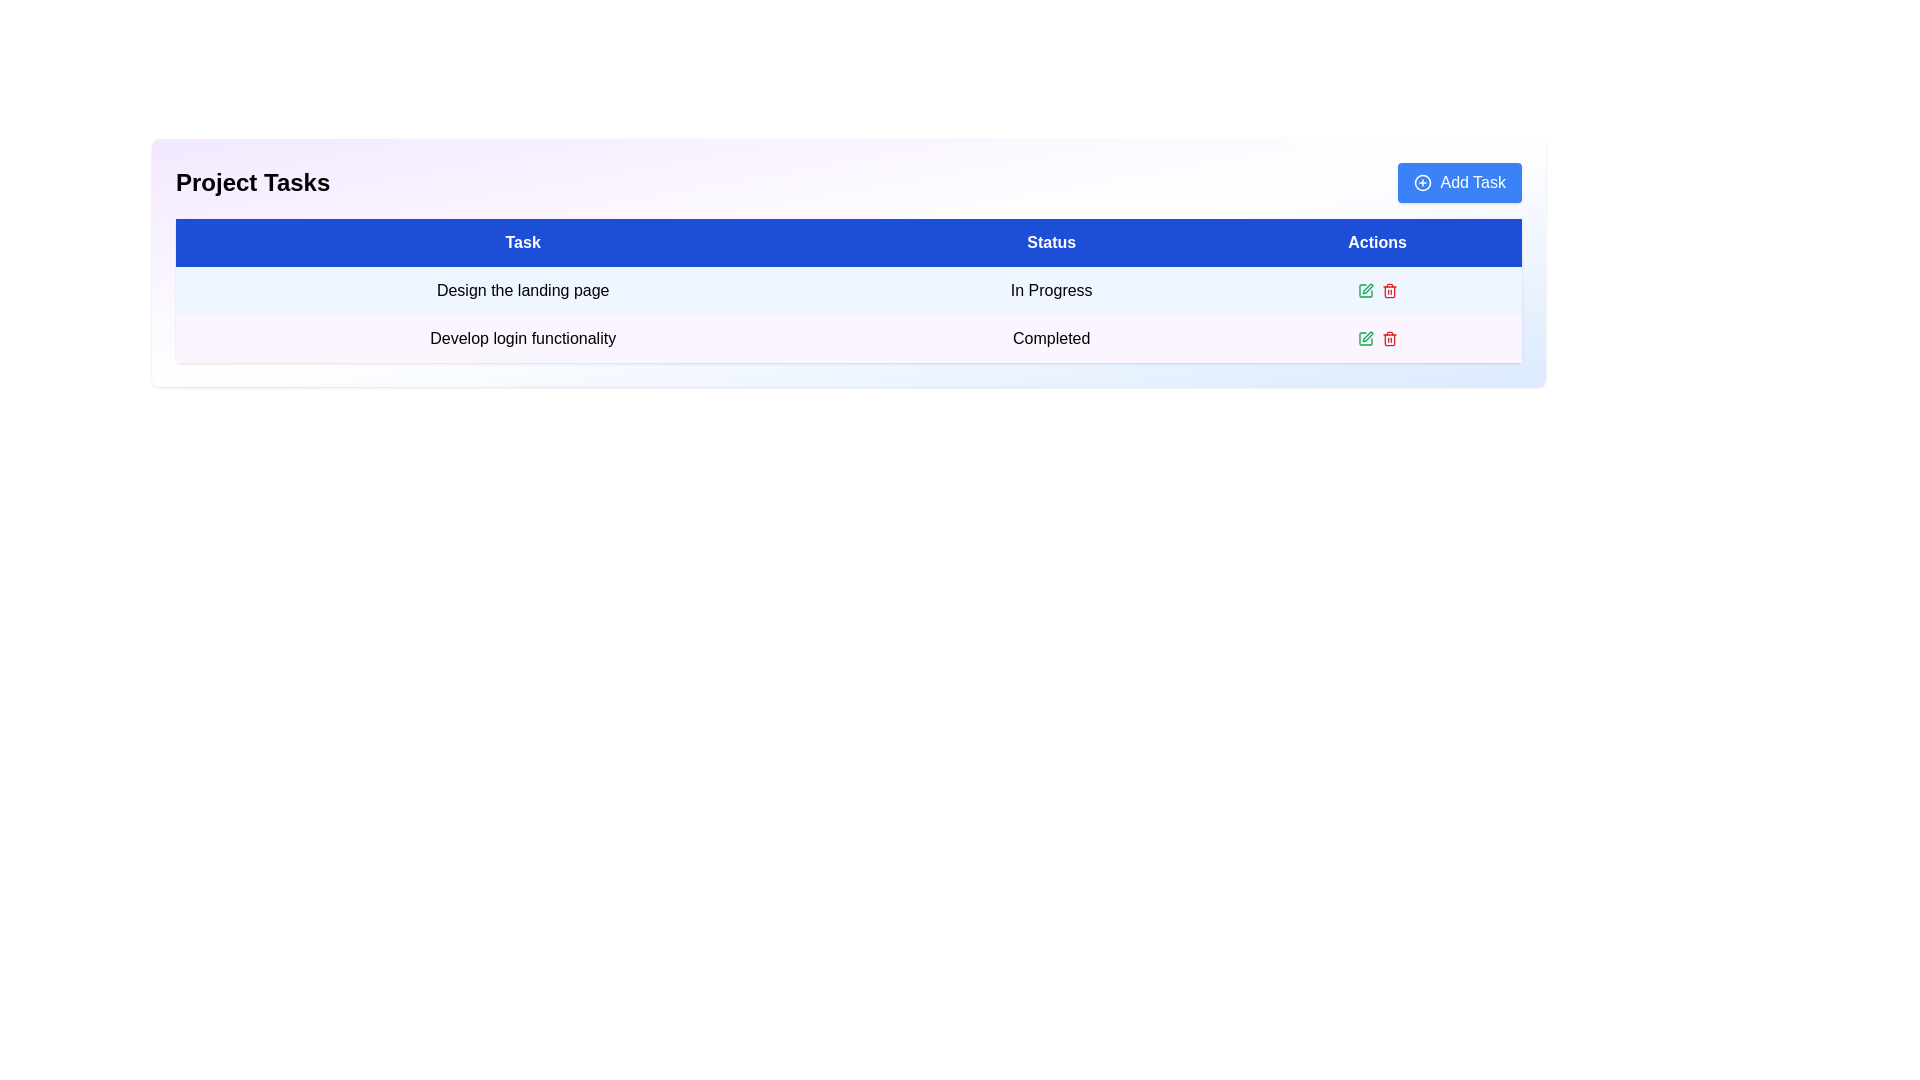  I want to click on the green pencil icon in the horizontal action button group for editing the task titled 'Design the landing page', so click(1376, 290).